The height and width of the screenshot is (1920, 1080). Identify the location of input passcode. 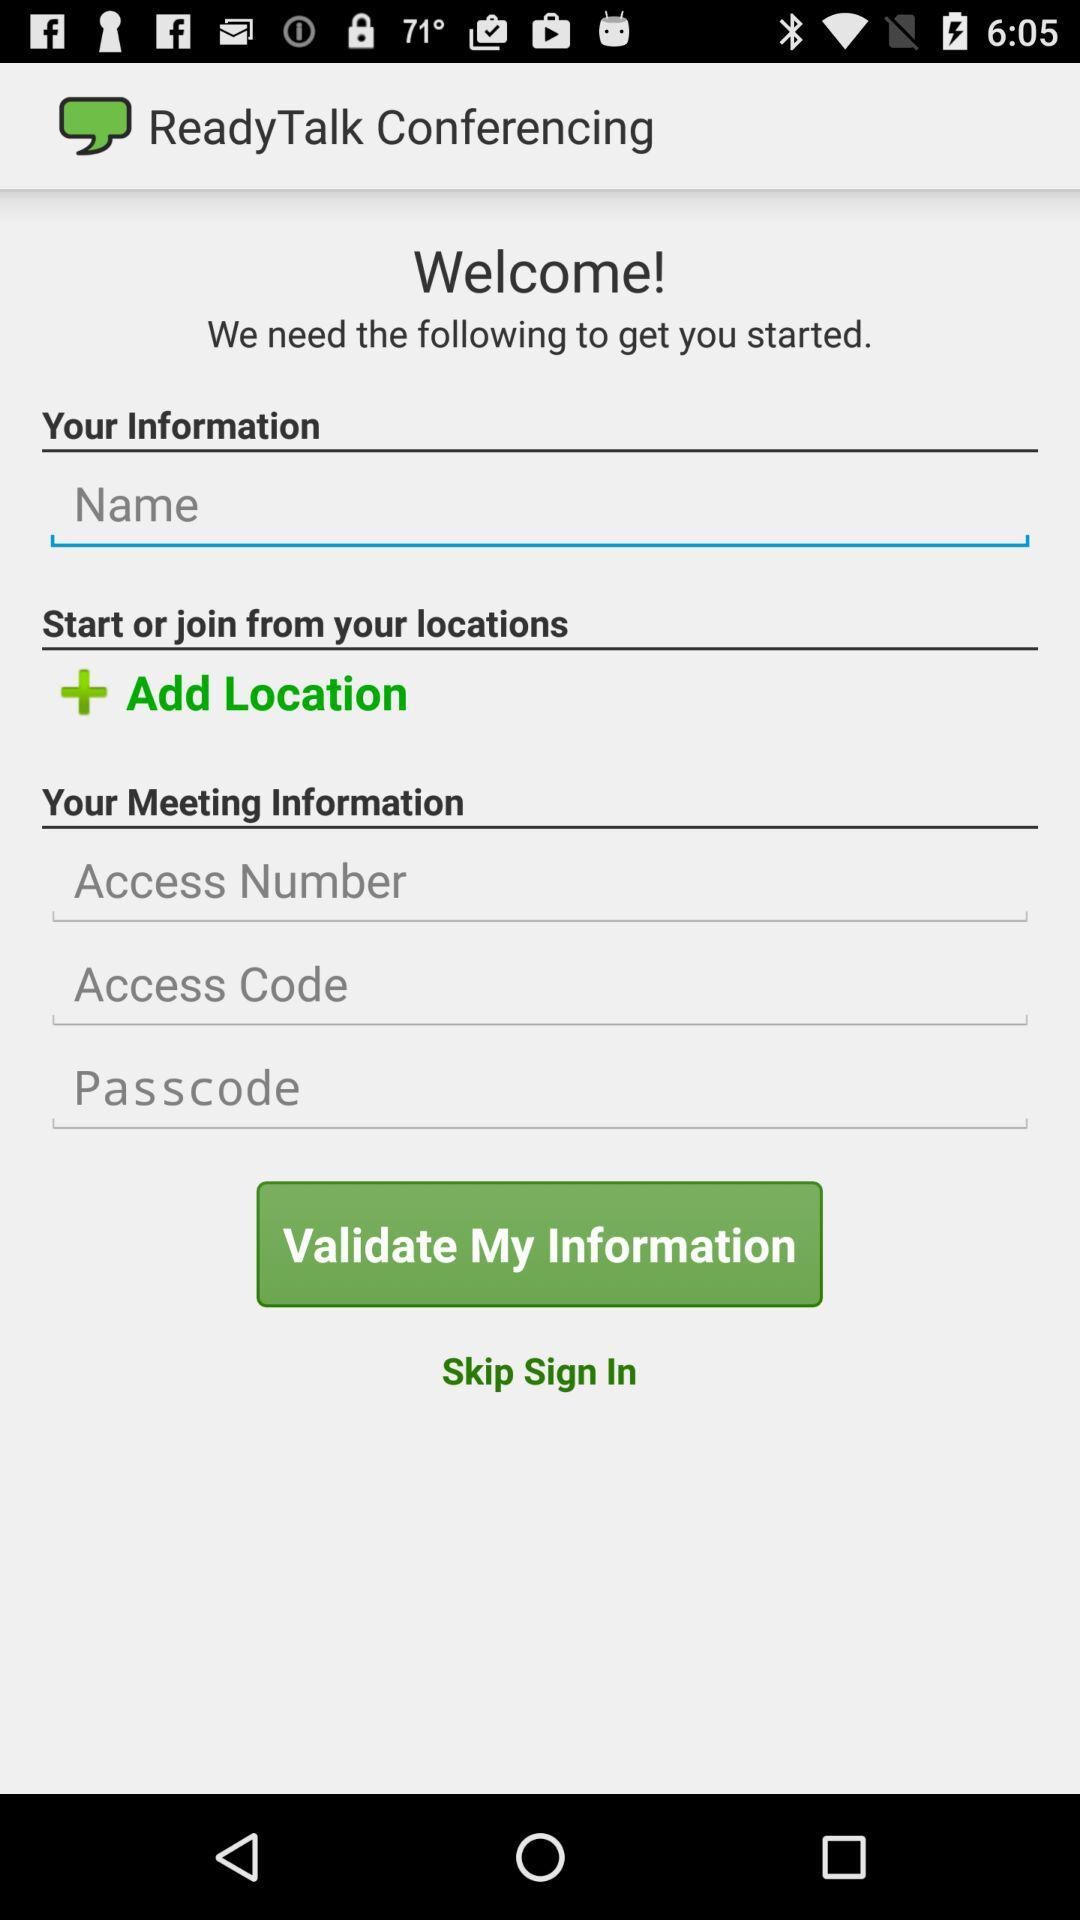
(540, 1086).